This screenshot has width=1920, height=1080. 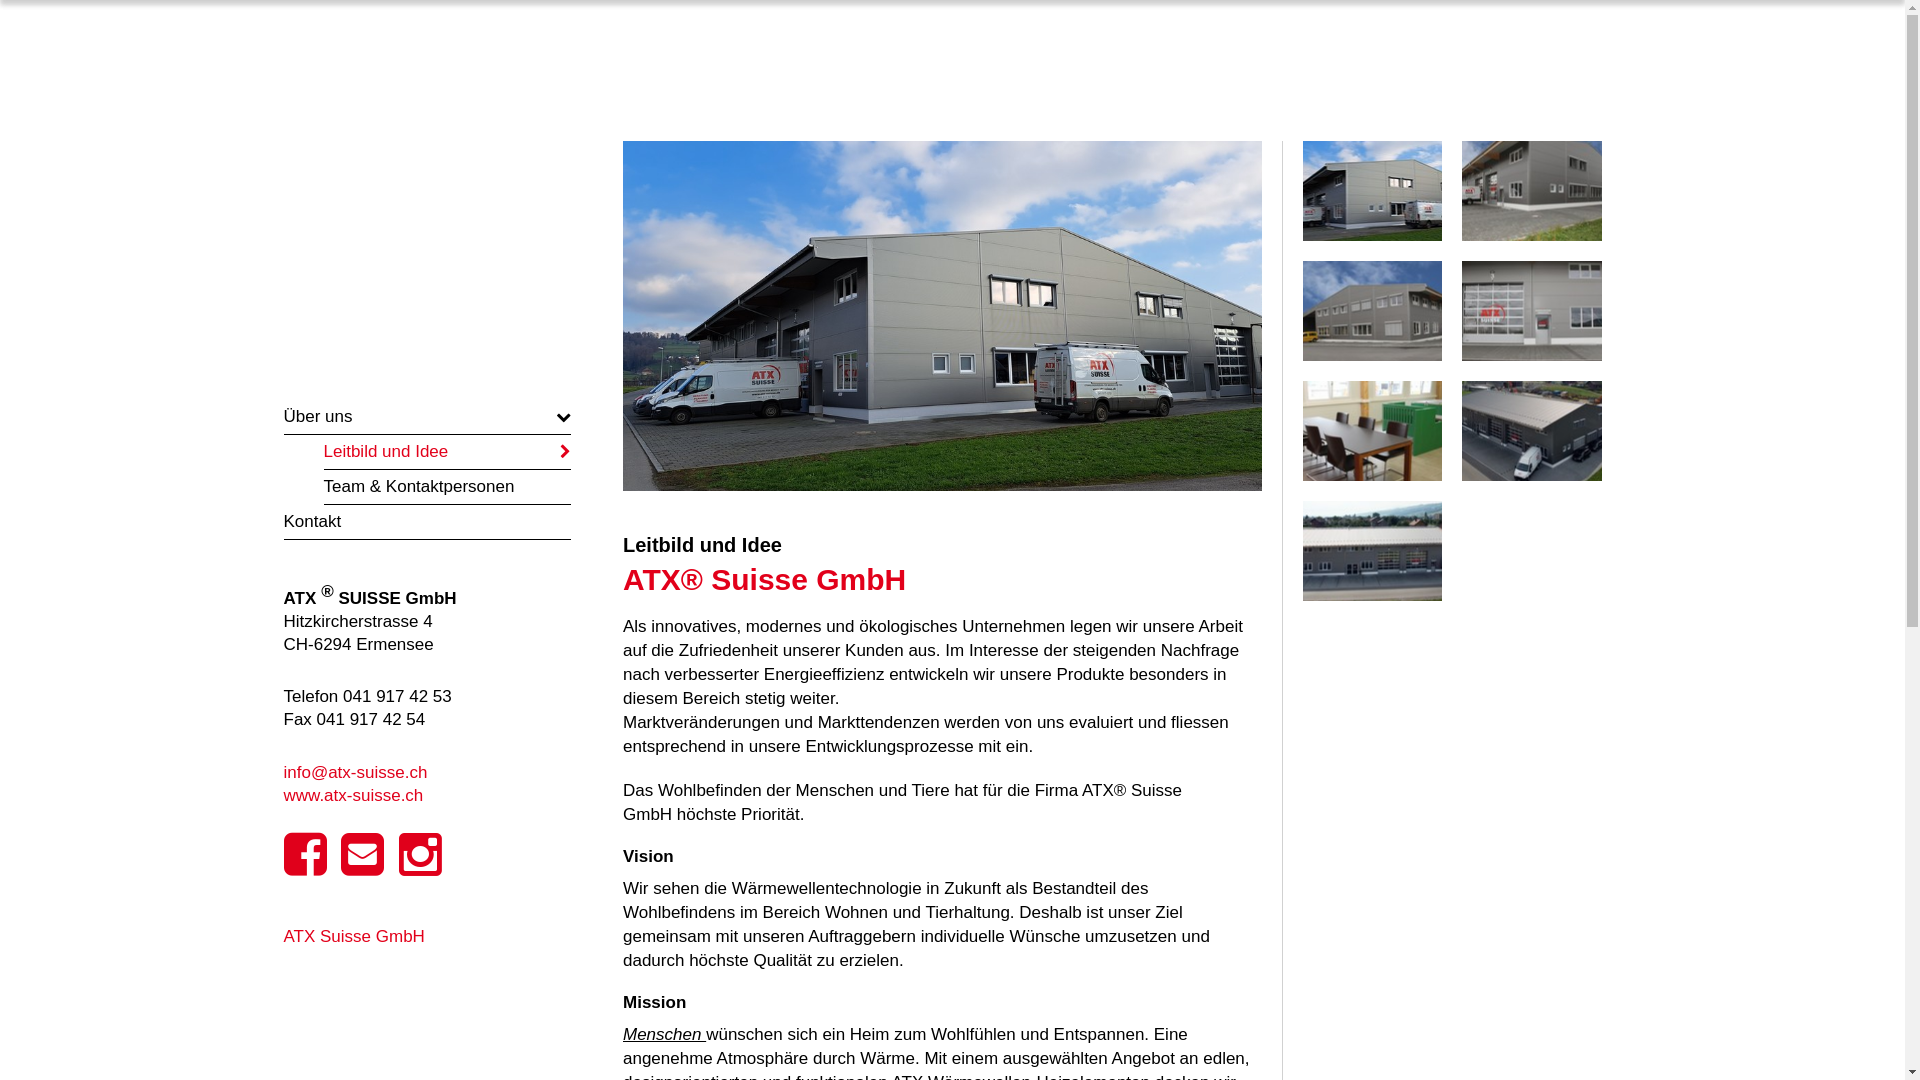 What do you see at coordinates (354, 936) in the screenshot?
I see `'ATX Suisse GmbH'` at bounding box center [354, 936].